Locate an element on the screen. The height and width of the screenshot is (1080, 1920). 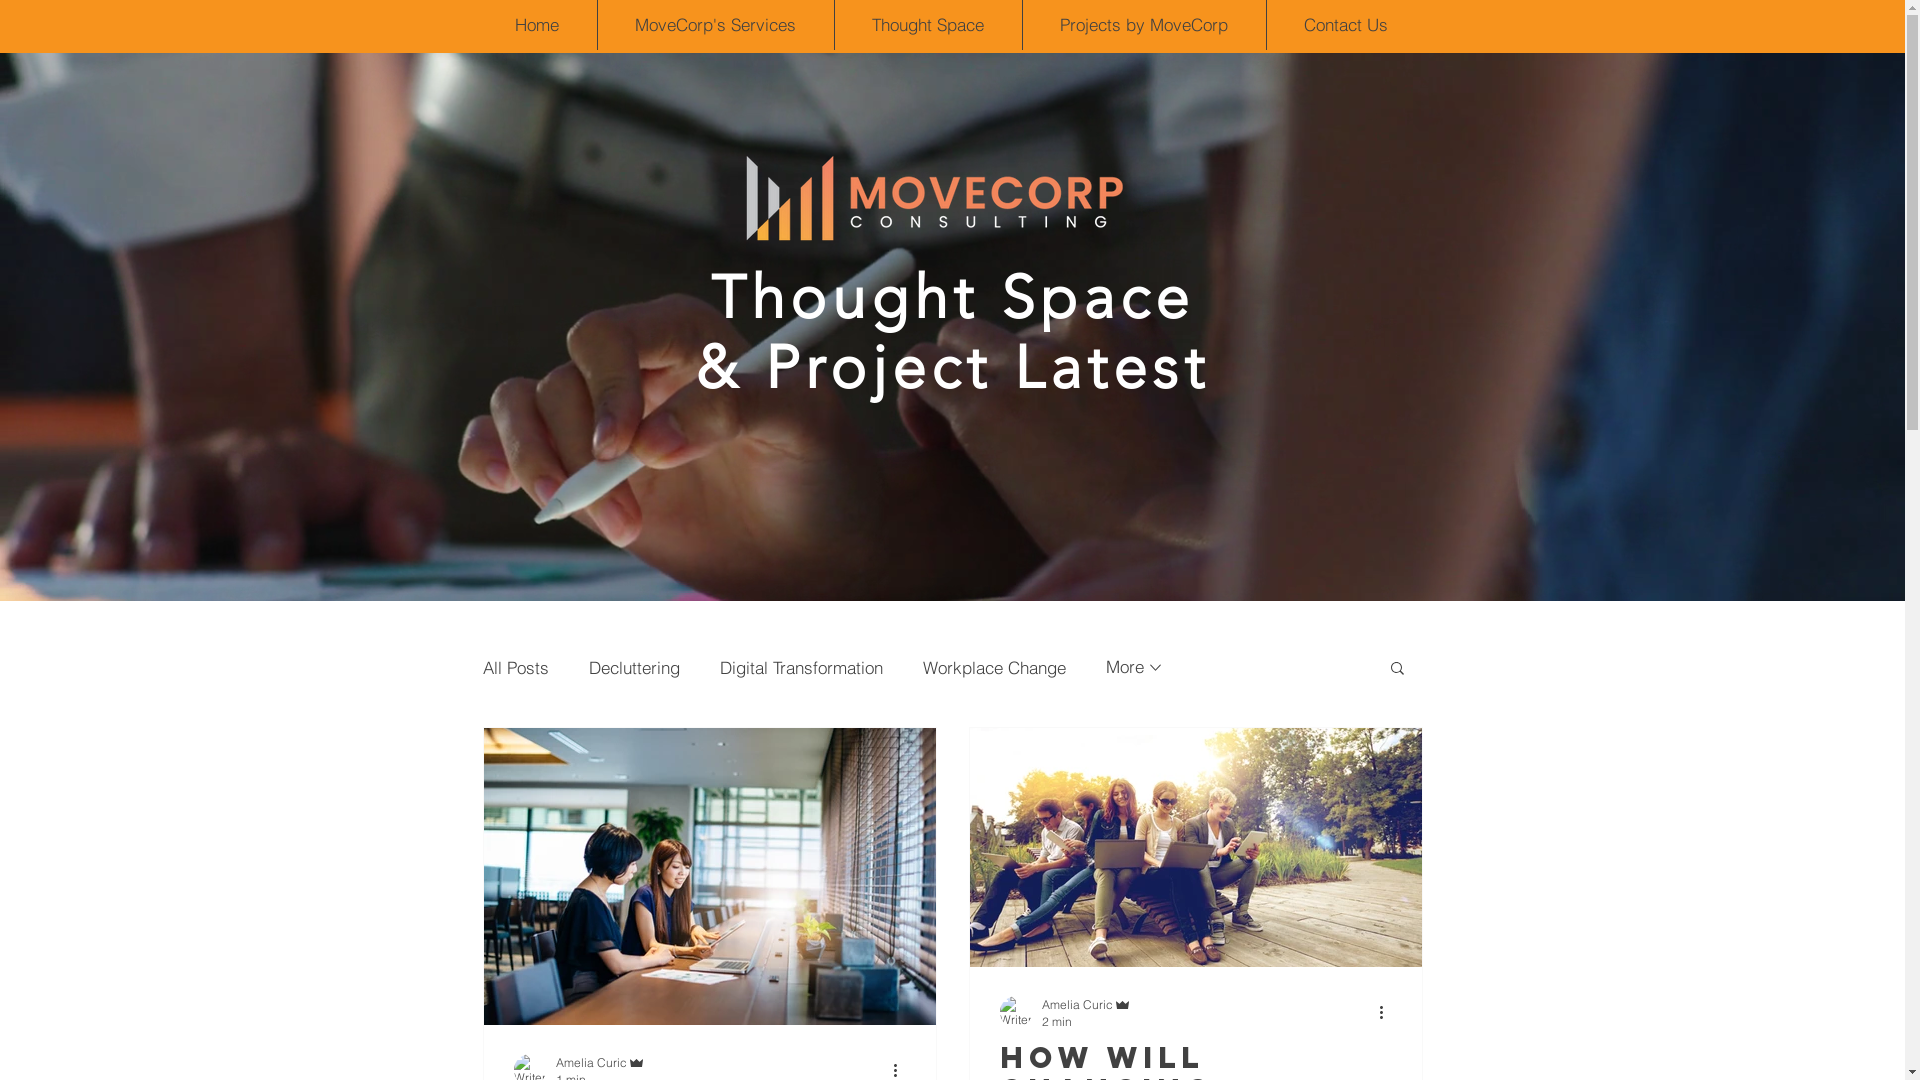
'Decluttering' is located at coordinates (632, 666).